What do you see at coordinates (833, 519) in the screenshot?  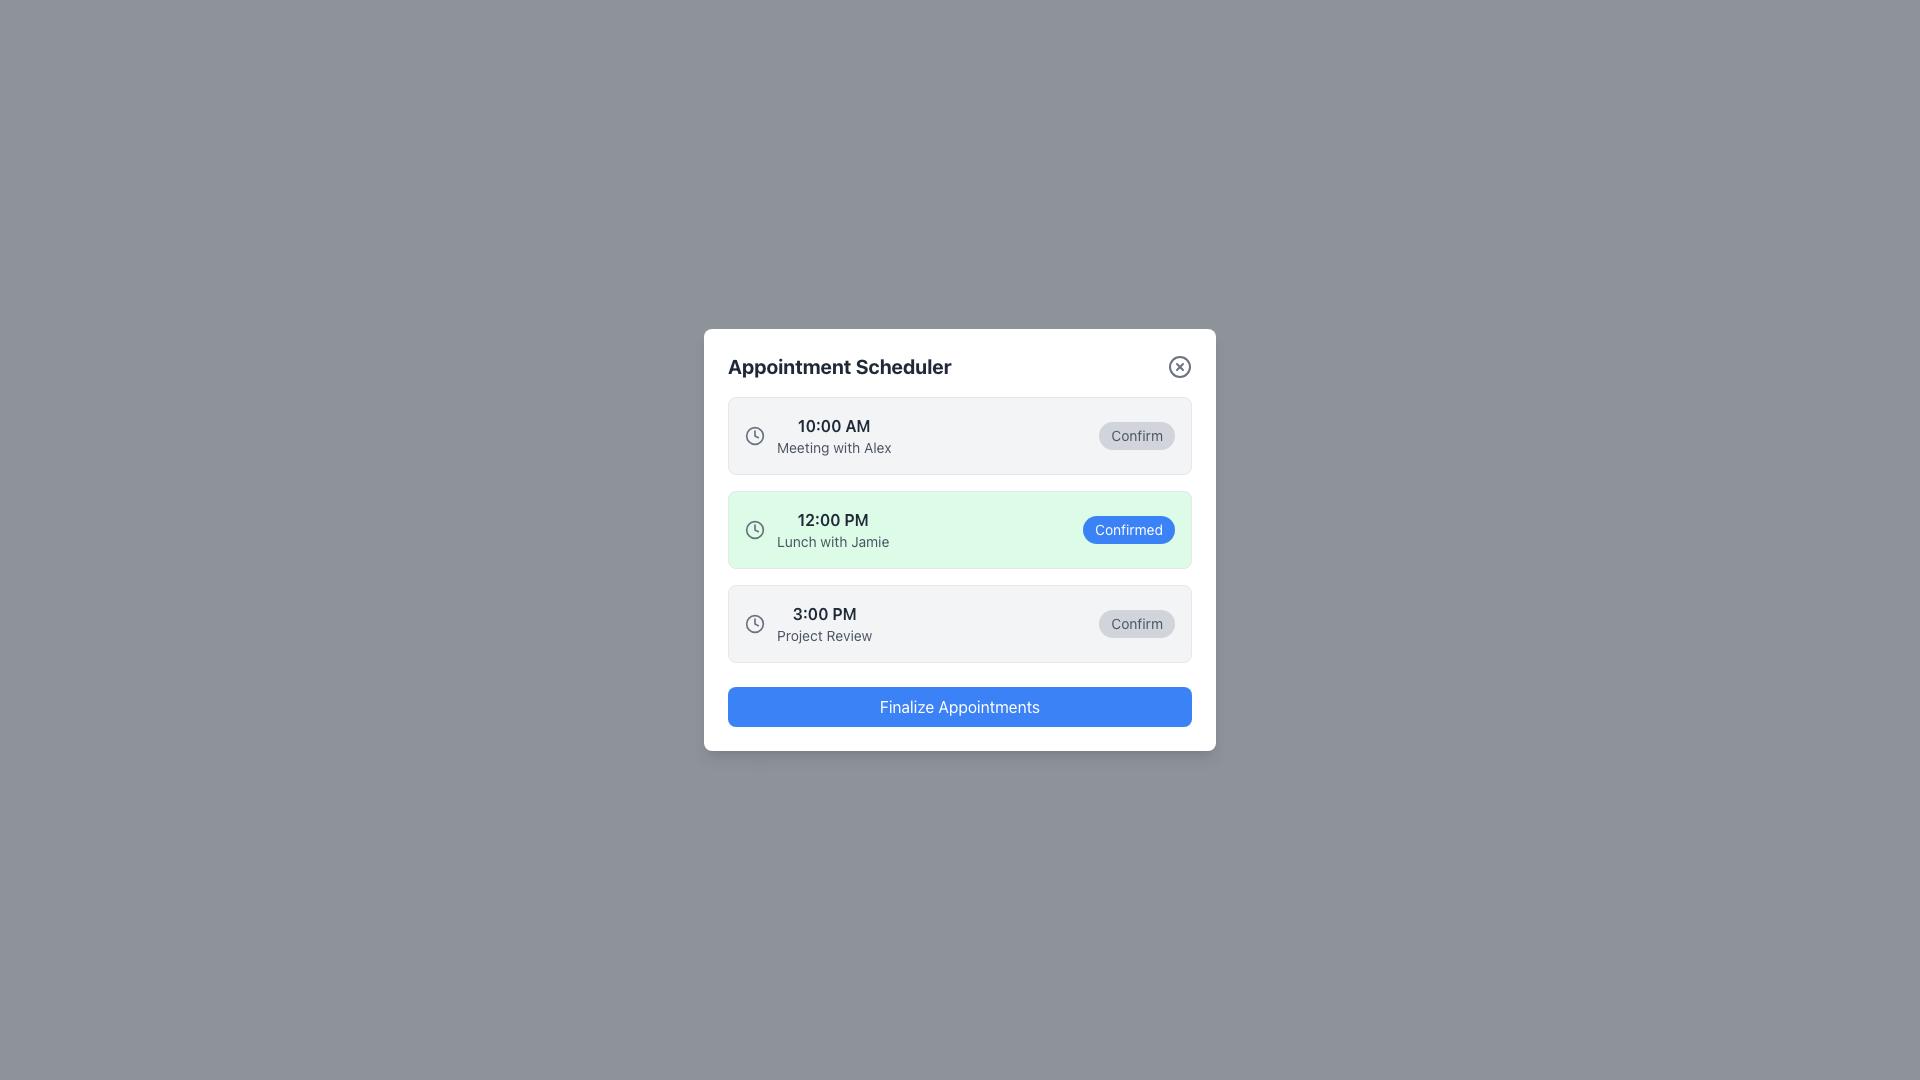 I see `the text element displaying '12:00 PM' in bold, dark font, located in the middle section of the event list` at bounding box center [833, 519].